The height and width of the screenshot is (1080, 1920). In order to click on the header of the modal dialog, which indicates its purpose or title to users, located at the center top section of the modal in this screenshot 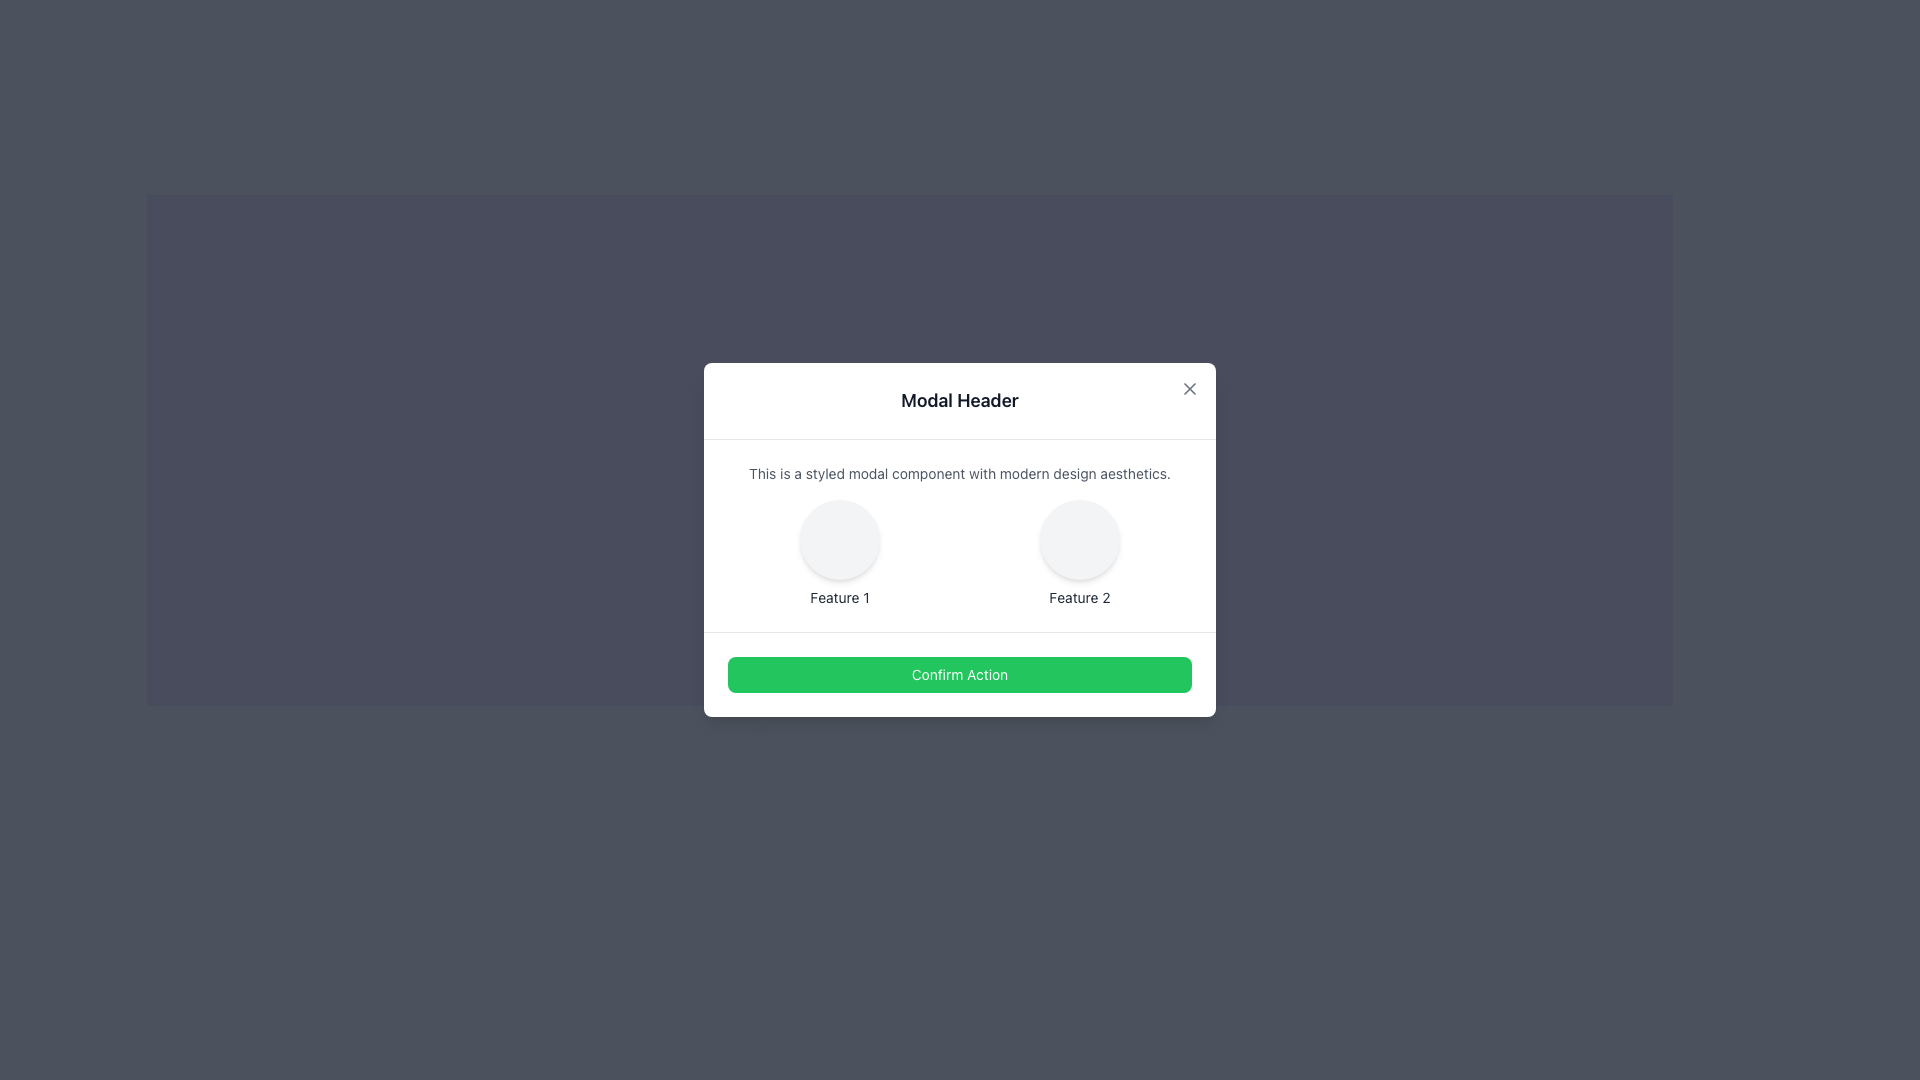, I will do `click(960, 401)`.